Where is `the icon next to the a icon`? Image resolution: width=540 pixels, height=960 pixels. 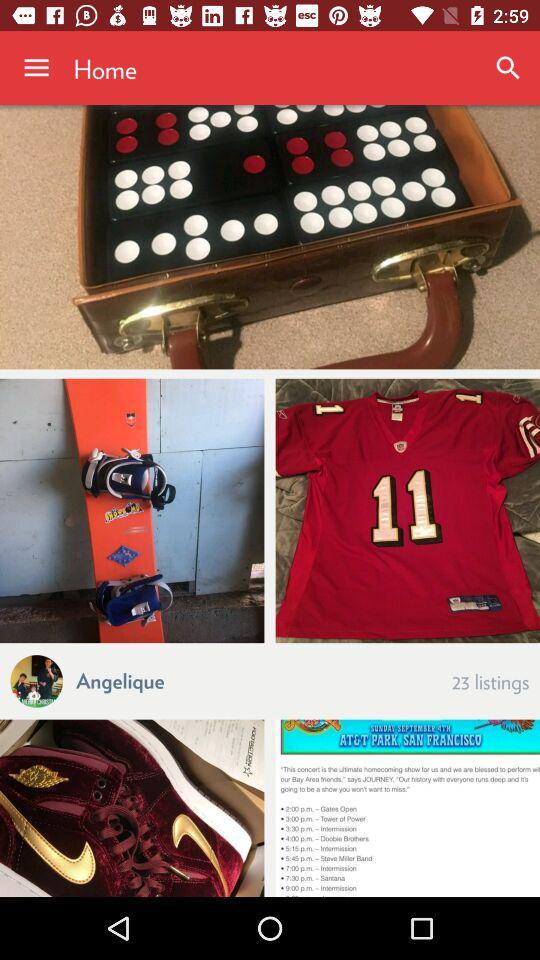
the icon next to the a icon is located at coordinates (120, 679).